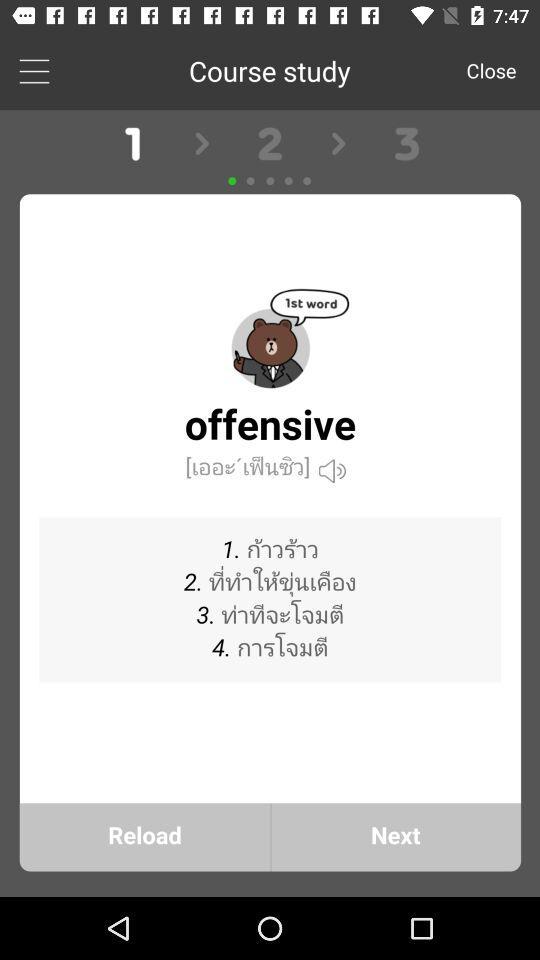 This screenshot has height=960, width=540. Describe the element at coordinates (270, 502) in the screenshot. I see `course study front page` at that location.